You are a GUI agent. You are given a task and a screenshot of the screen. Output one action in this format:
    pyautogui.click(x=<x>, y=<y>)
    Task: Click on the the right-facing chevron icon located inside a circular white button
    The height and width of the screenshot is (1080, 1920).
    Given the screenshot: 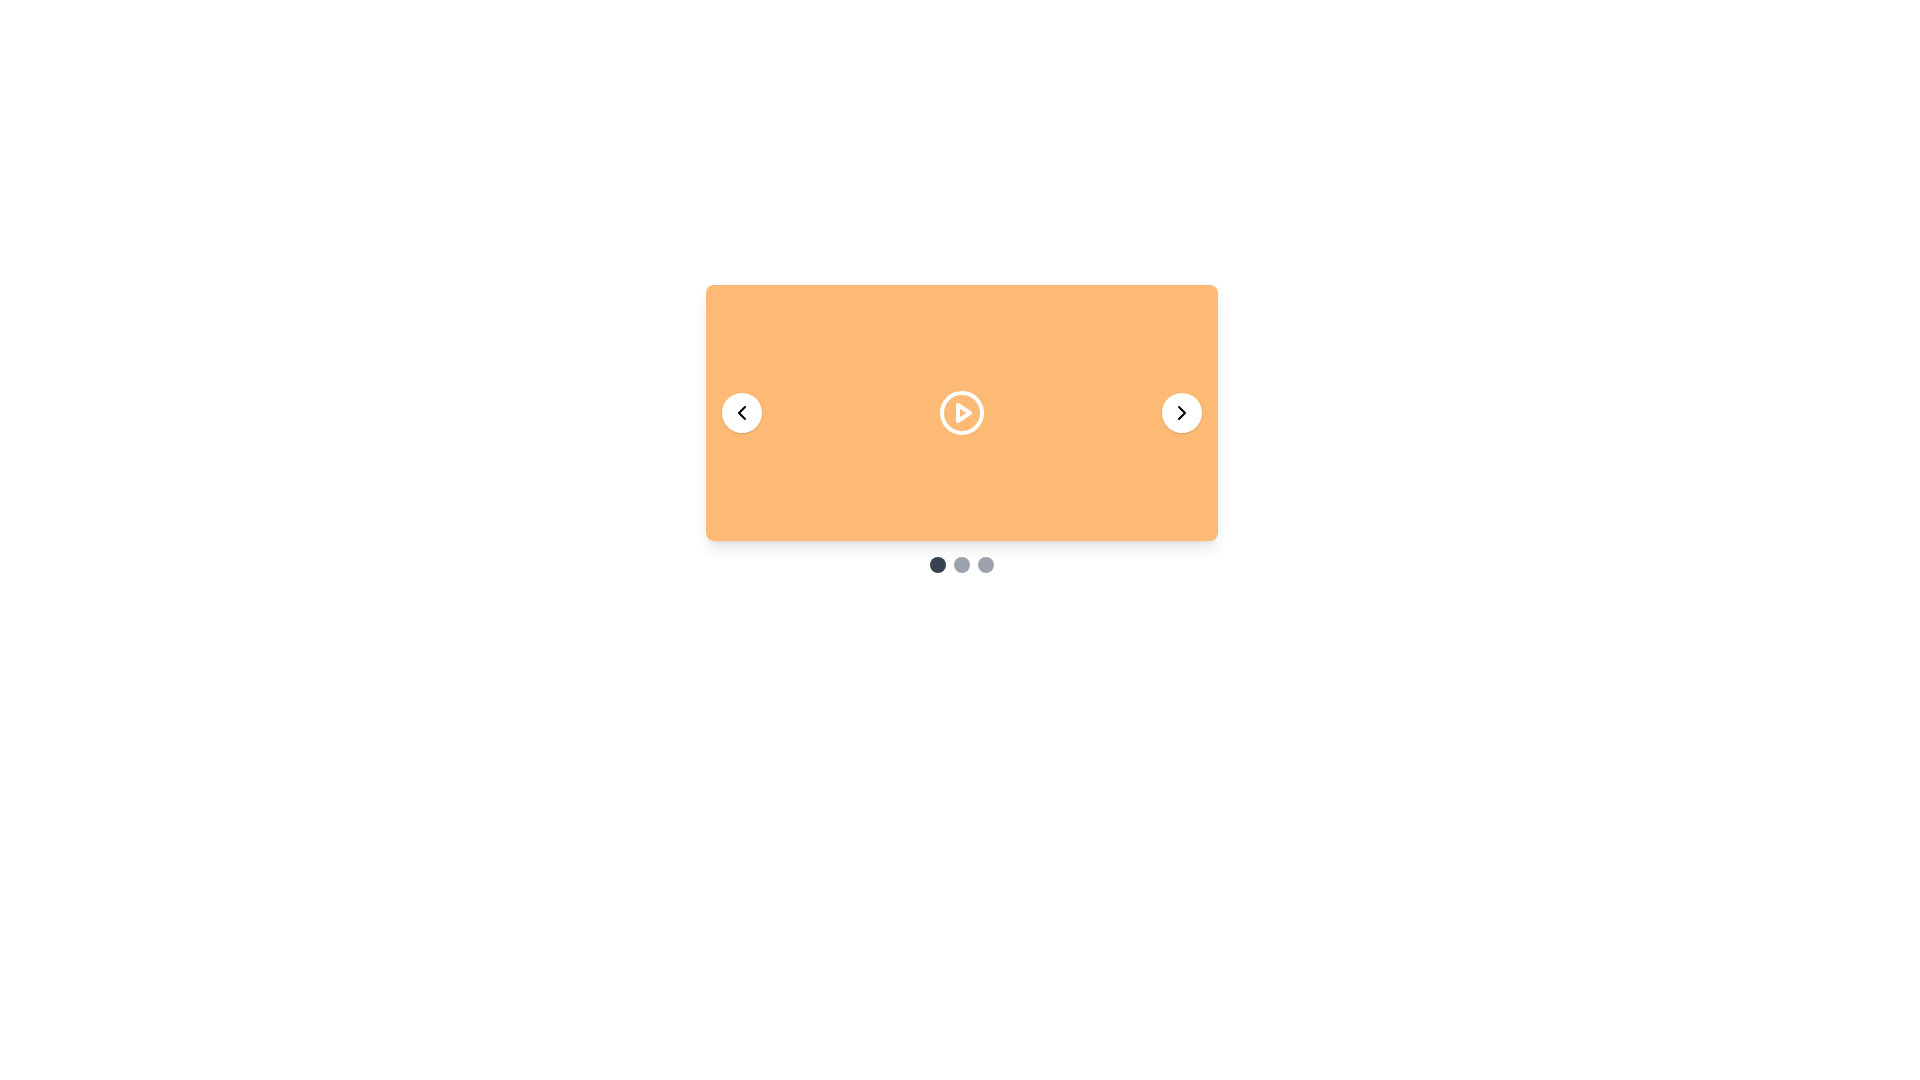 What is the action you would take?
    pyautogui.click(x=1181, y=411)
    